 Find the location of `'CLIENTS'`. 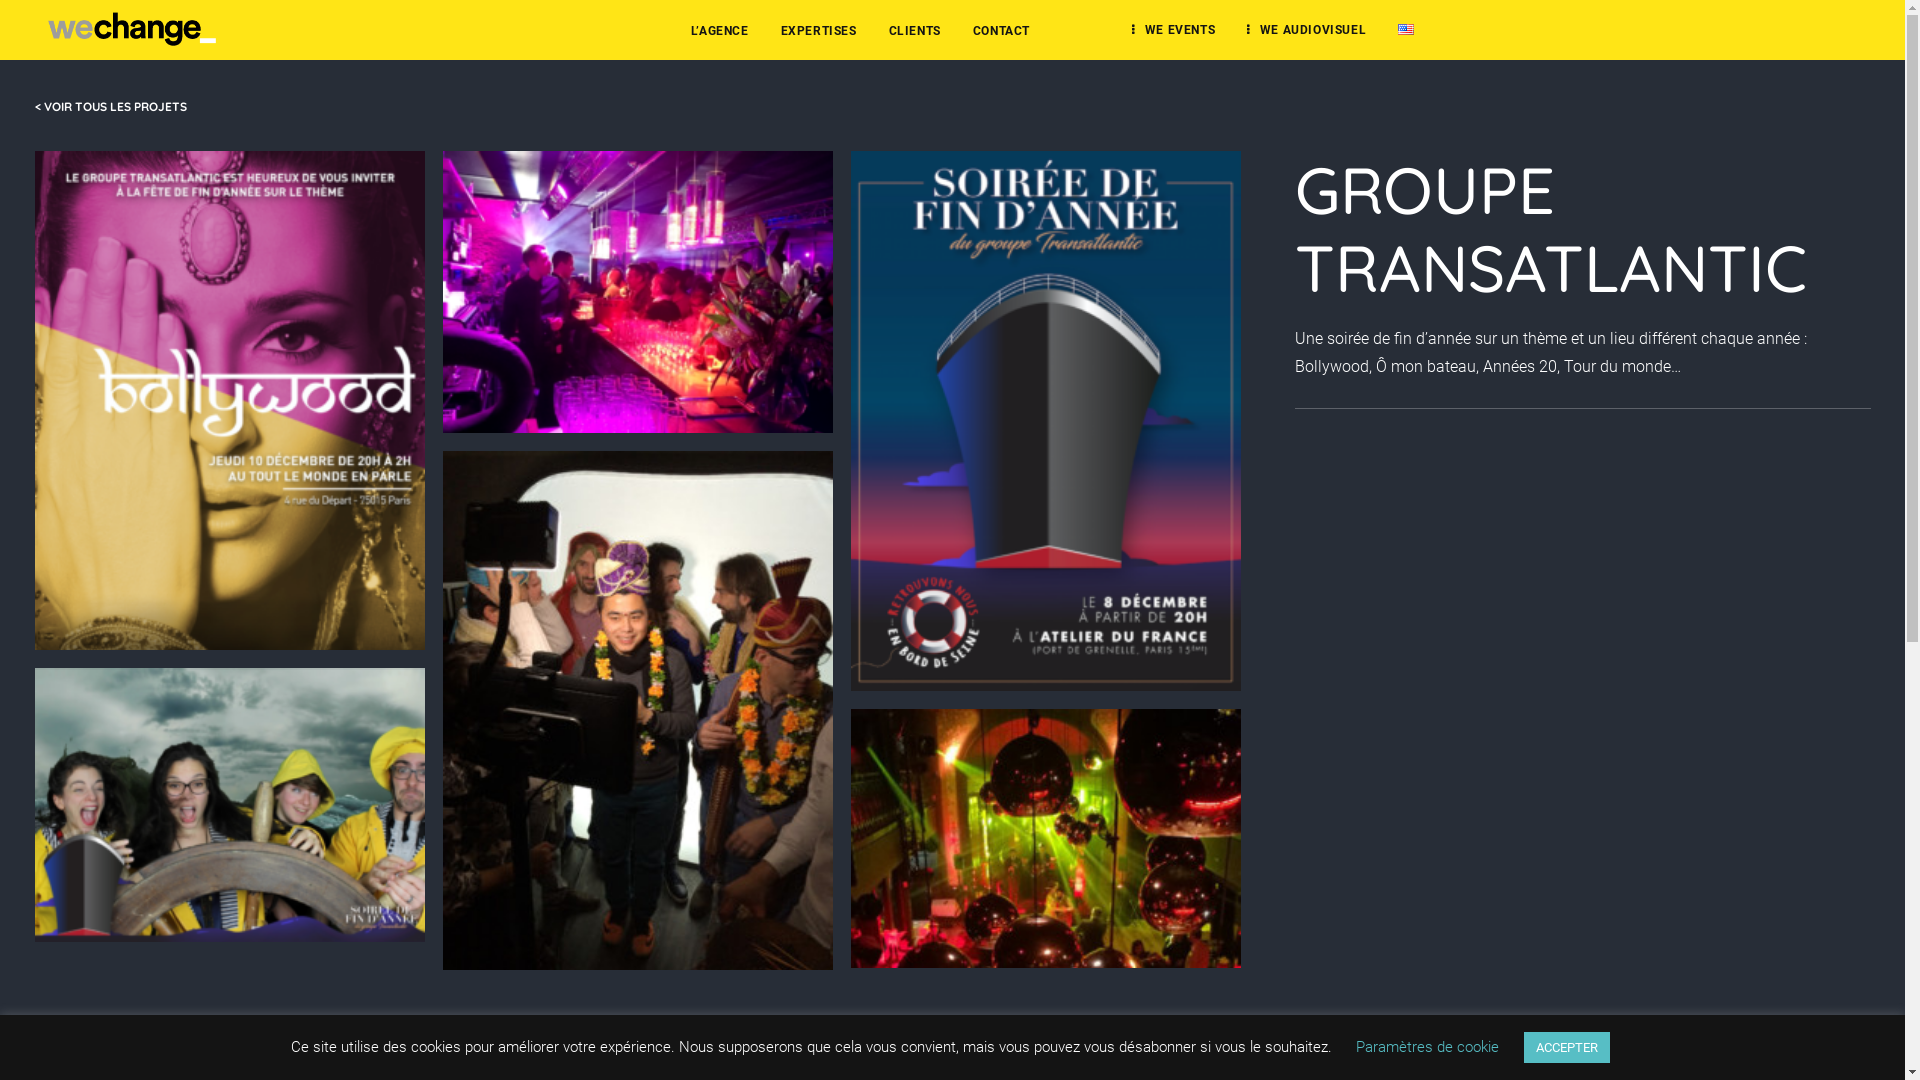

'CLIENTS' is located at coordinates (914, 30).